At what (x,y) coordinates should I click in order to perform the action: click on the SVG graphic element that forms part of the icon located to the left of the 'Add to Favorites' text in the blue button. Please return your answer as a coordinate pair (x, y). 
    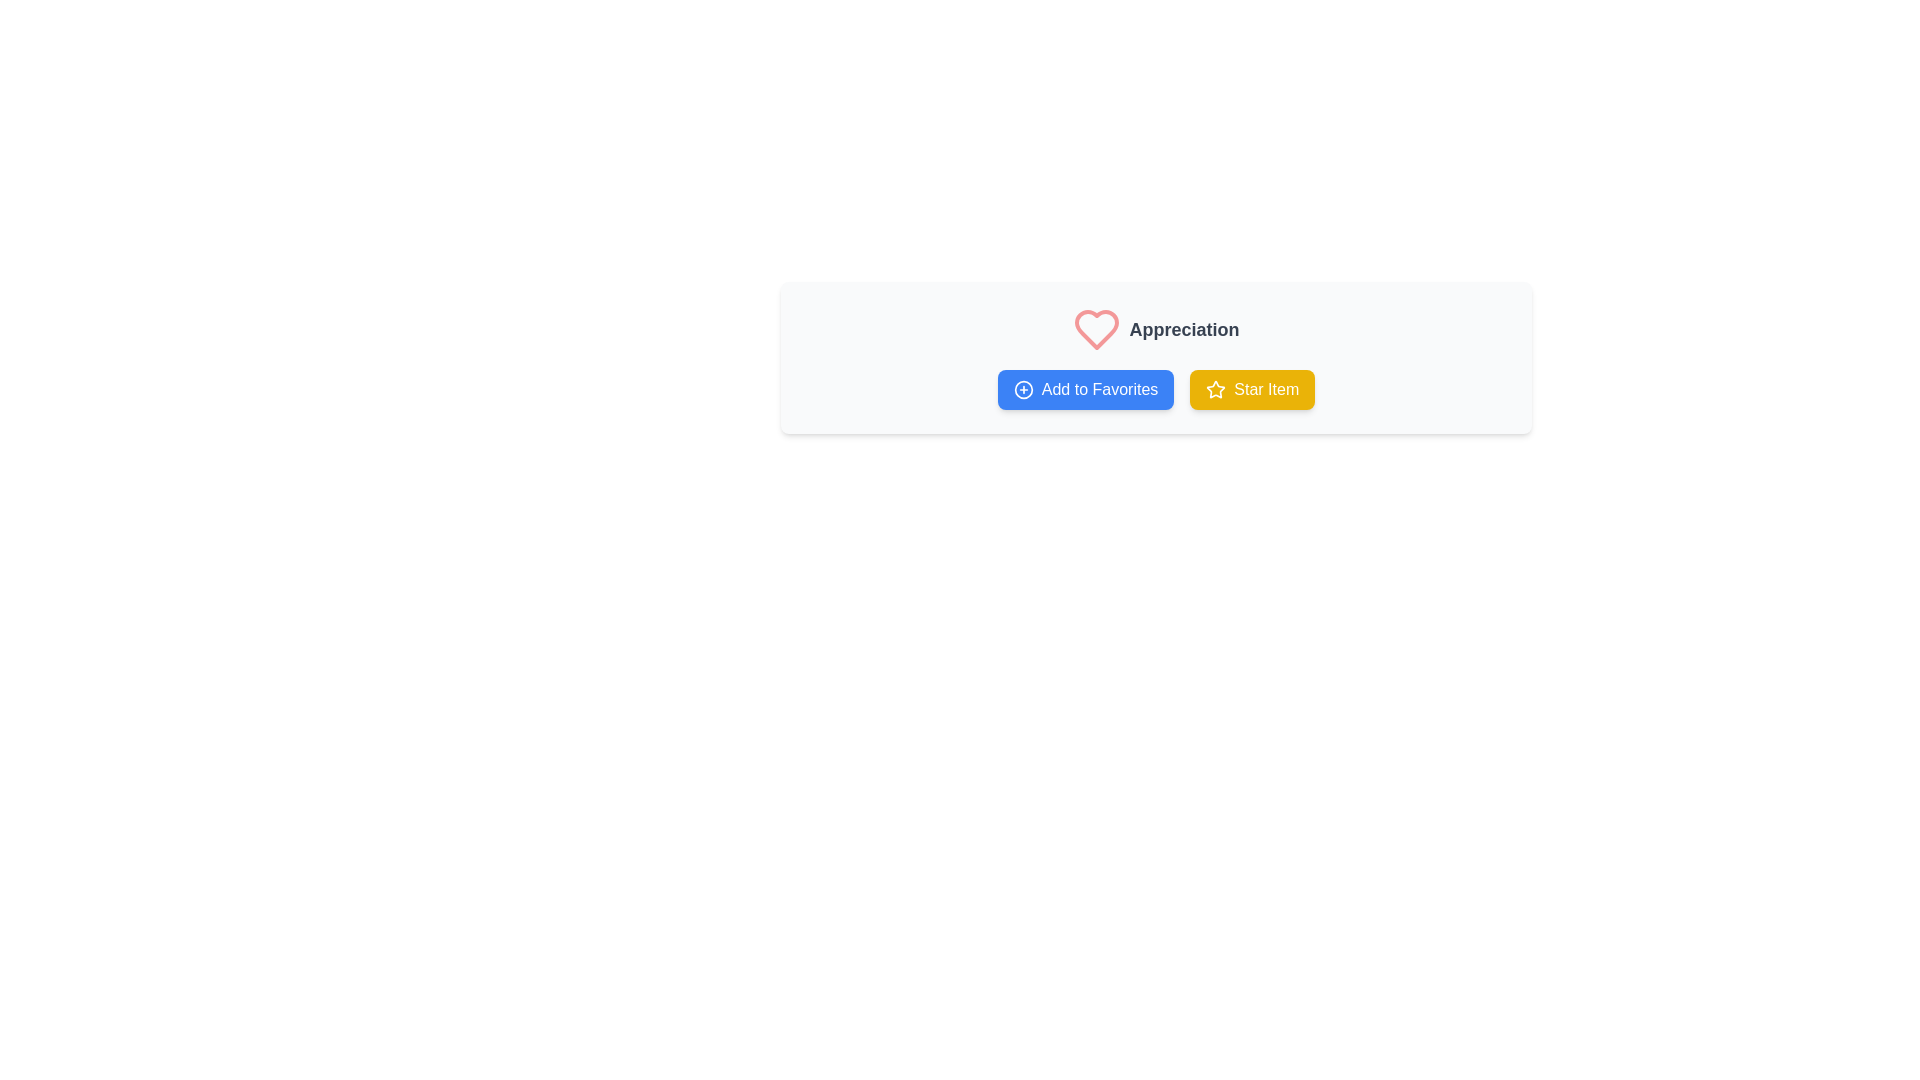
    Looking at the image, I should click on (1023, 389).